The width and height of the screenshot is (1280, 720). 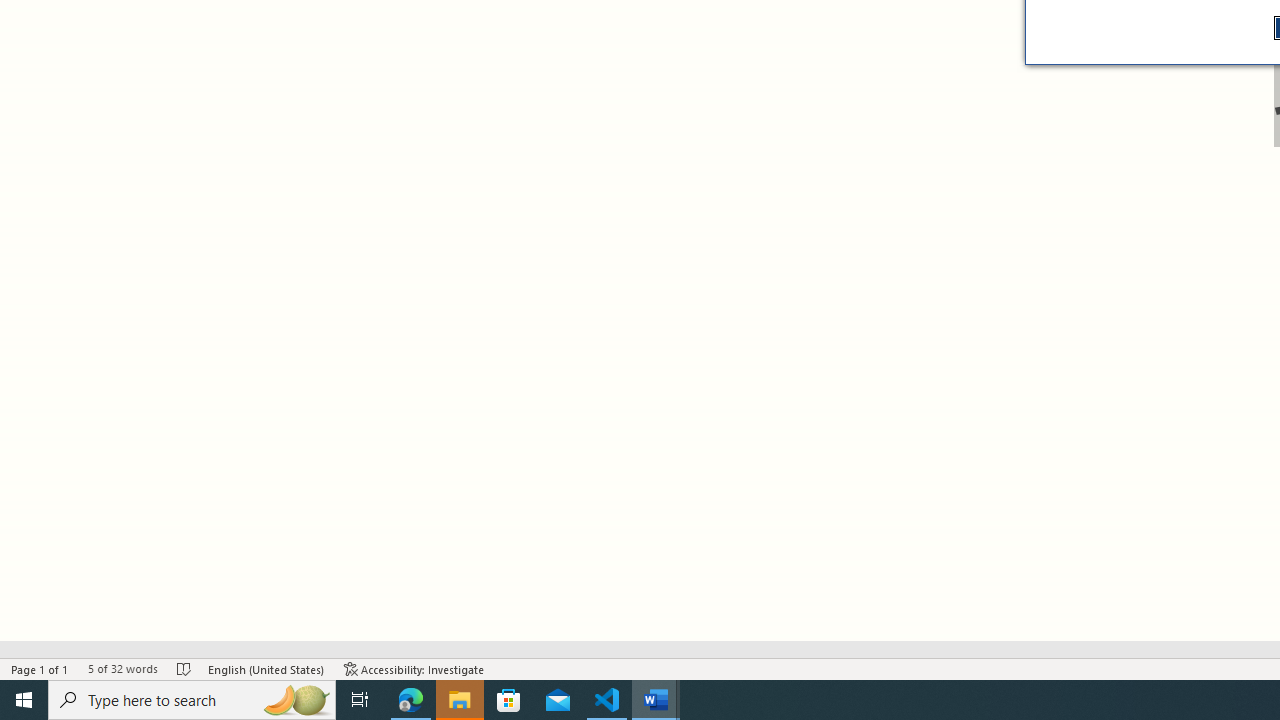 I want to click on 'Visual Studio Code - 1 running window', so click(x=606, y=698).